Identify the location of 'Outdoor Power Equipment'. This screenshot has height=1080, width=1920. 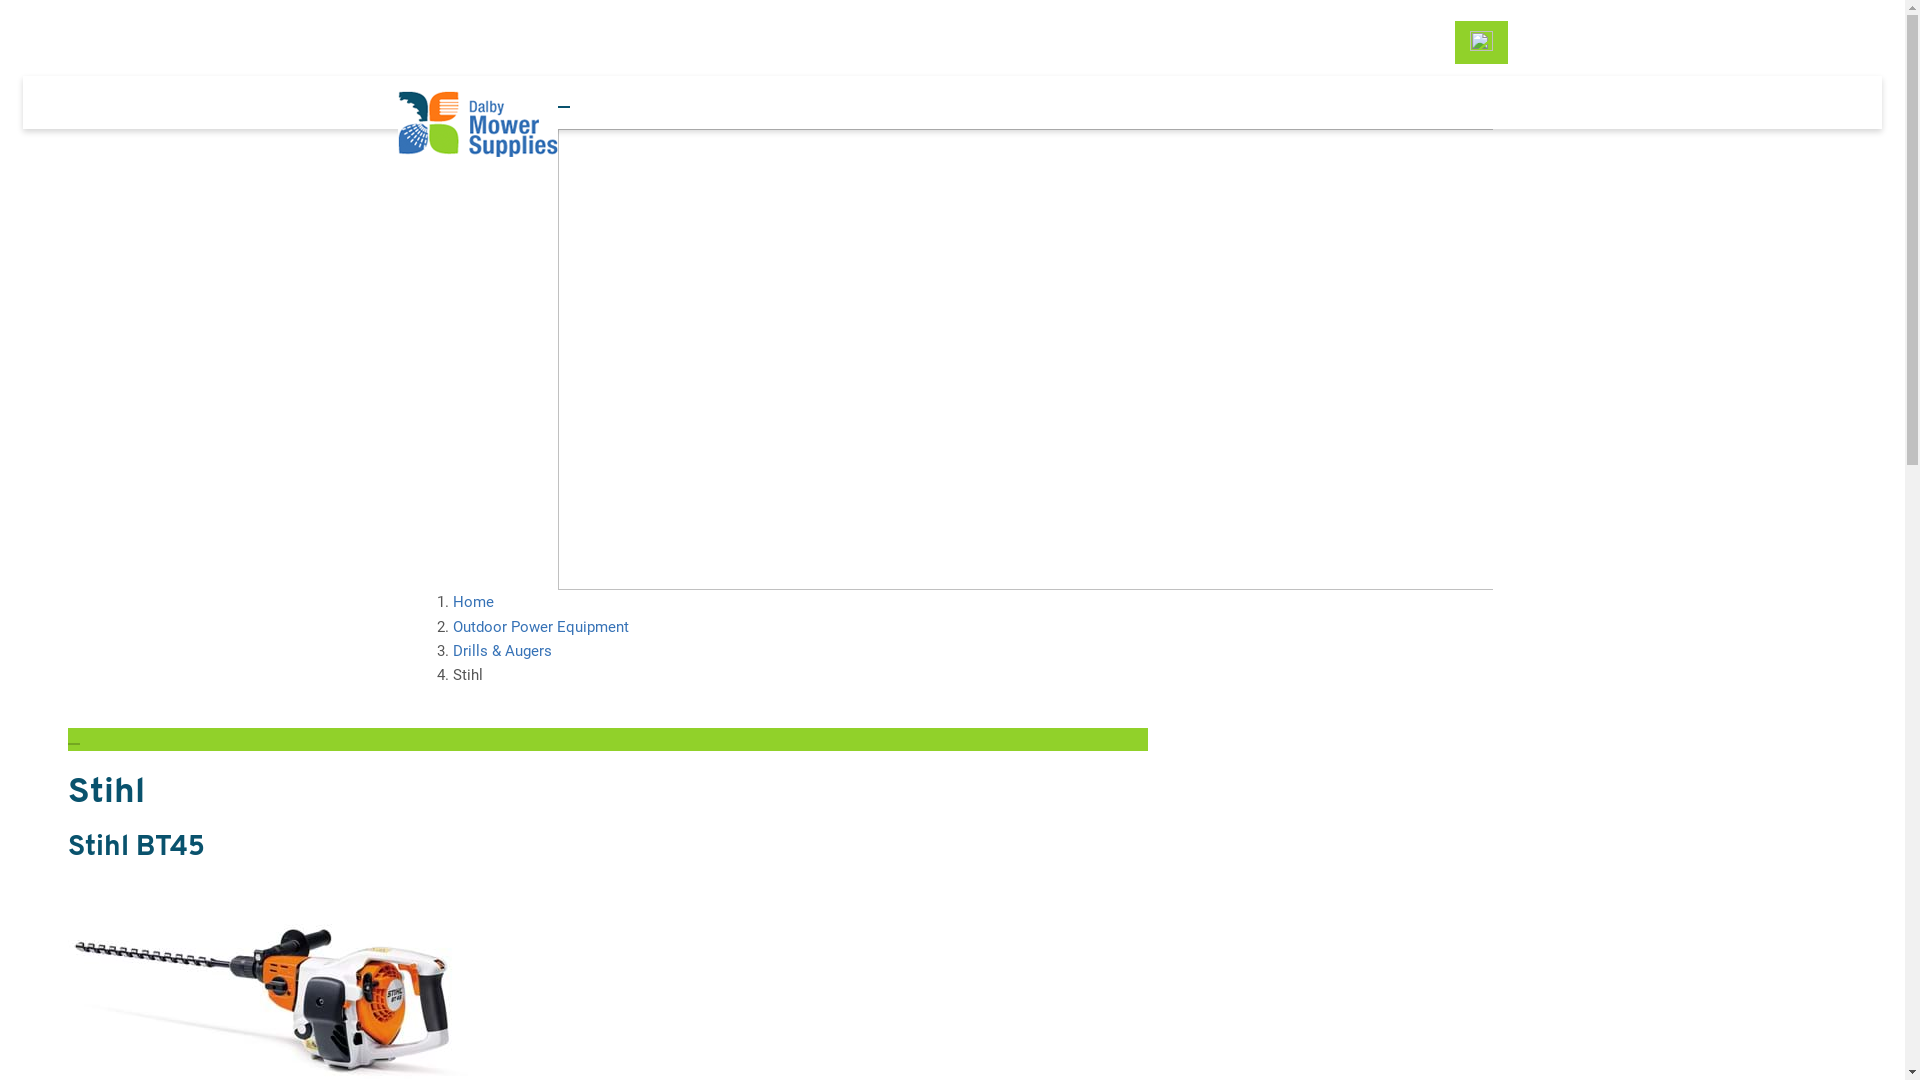
(539, 626).